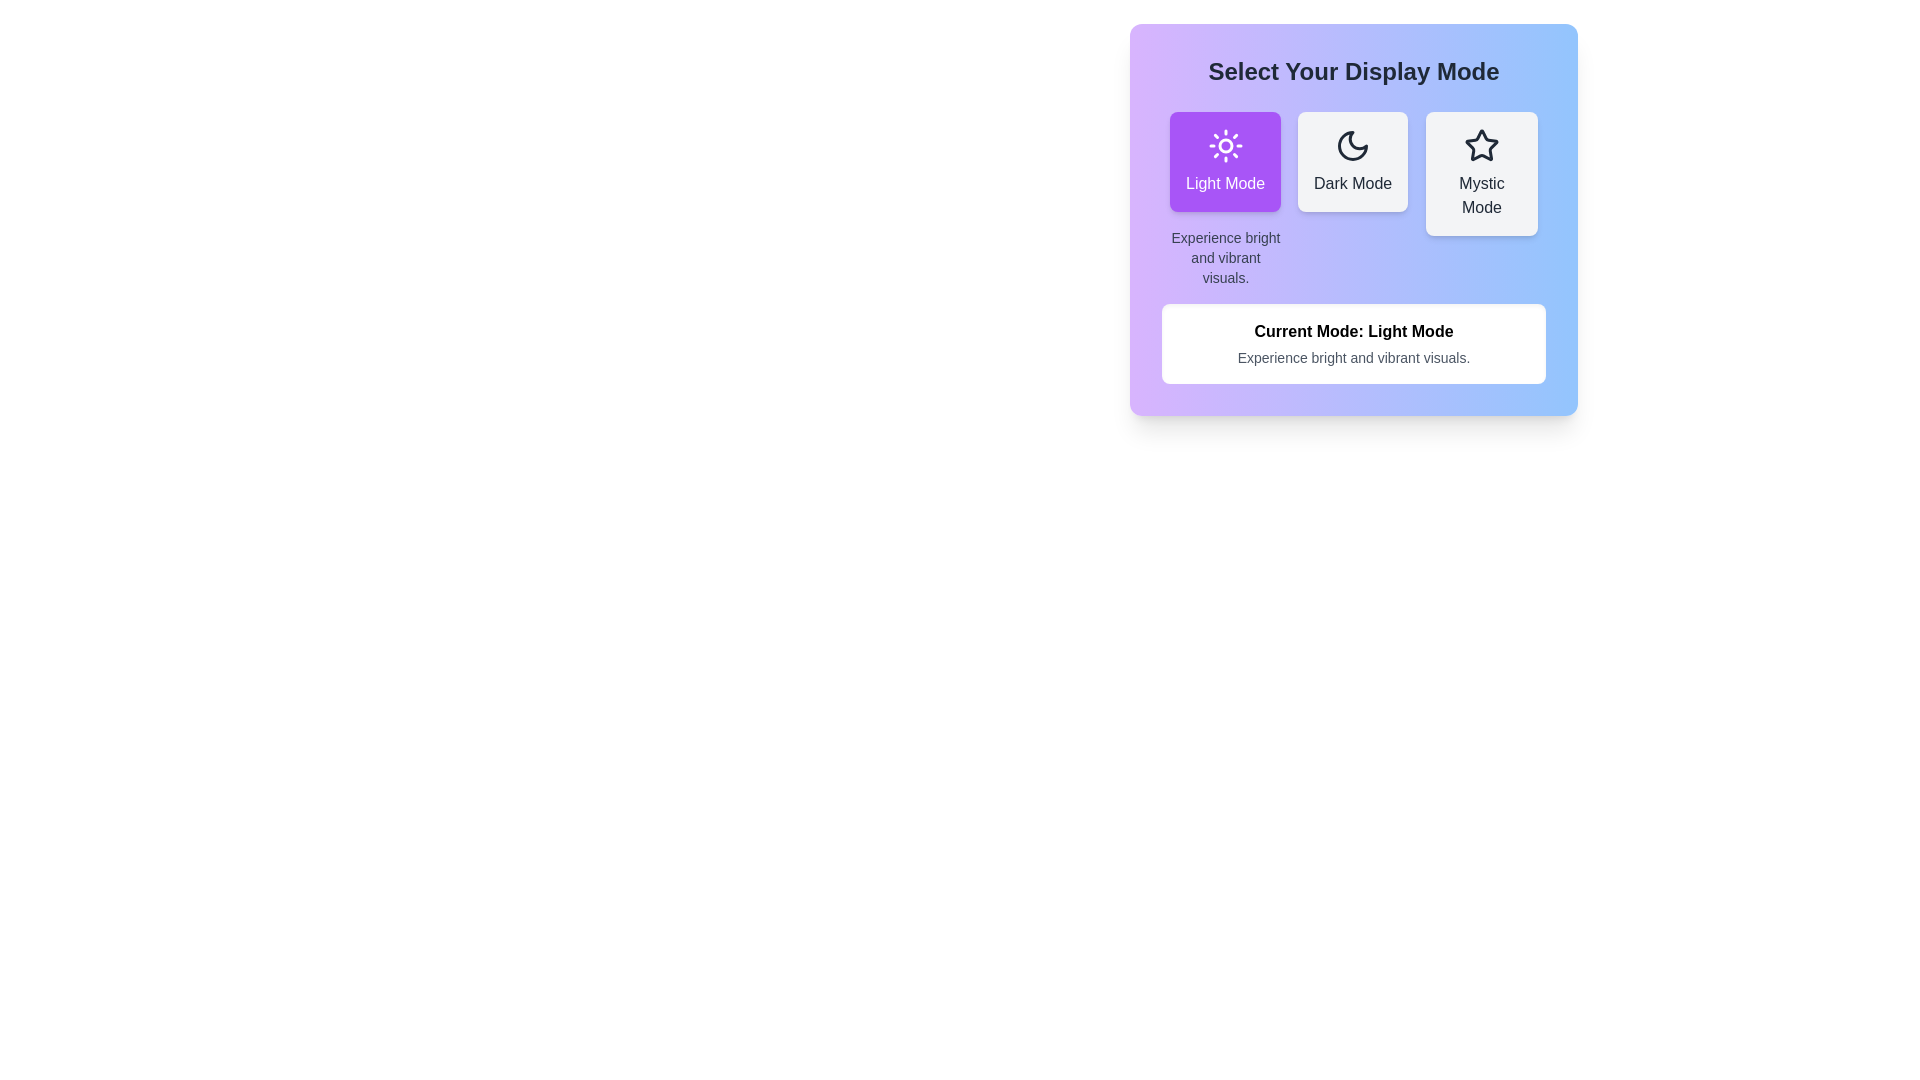  What do you see at coordinates (1224, 161) in the screenshot?
I see `the button corresponding to the theme Light Mode to select it` at bounding box center [1224, 161].